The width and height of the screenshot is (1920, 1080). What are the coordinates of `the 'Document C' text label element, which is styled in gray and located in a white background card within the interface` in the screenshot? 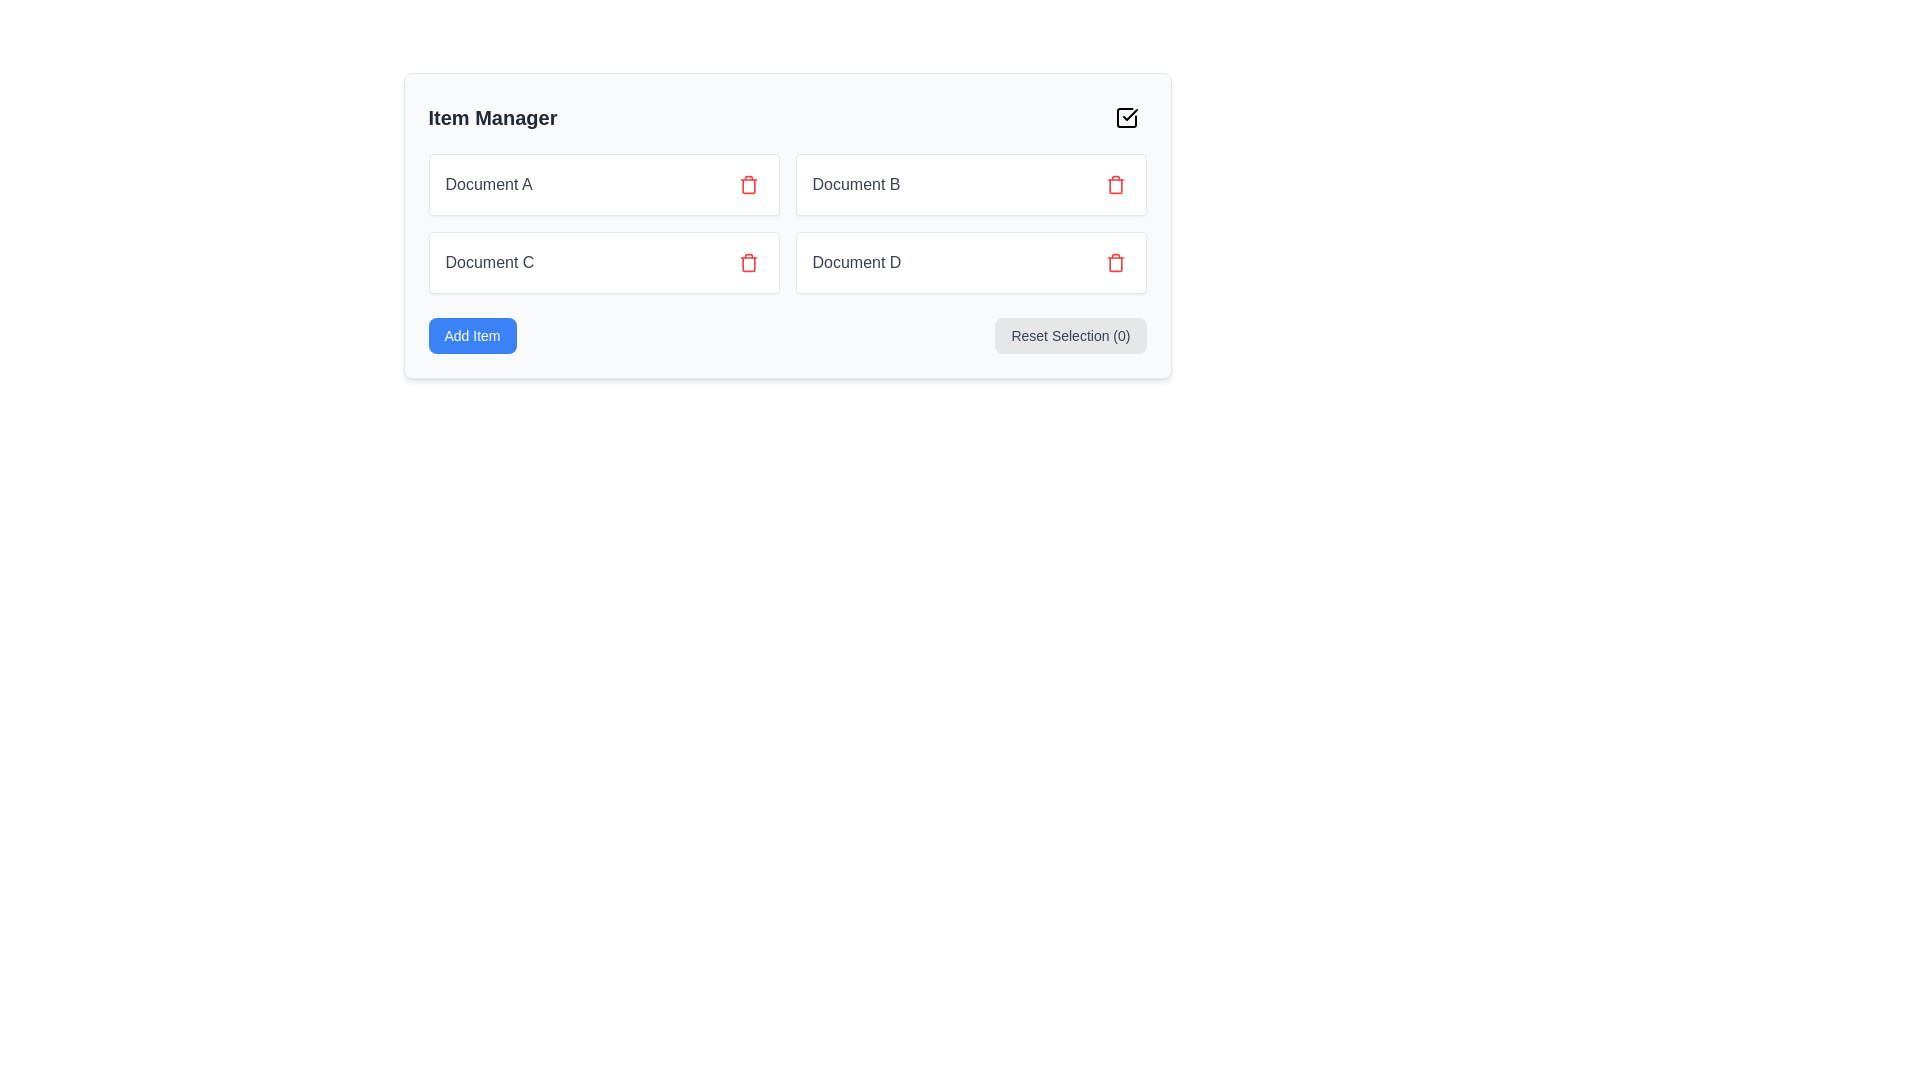 It's located at (489, 261).